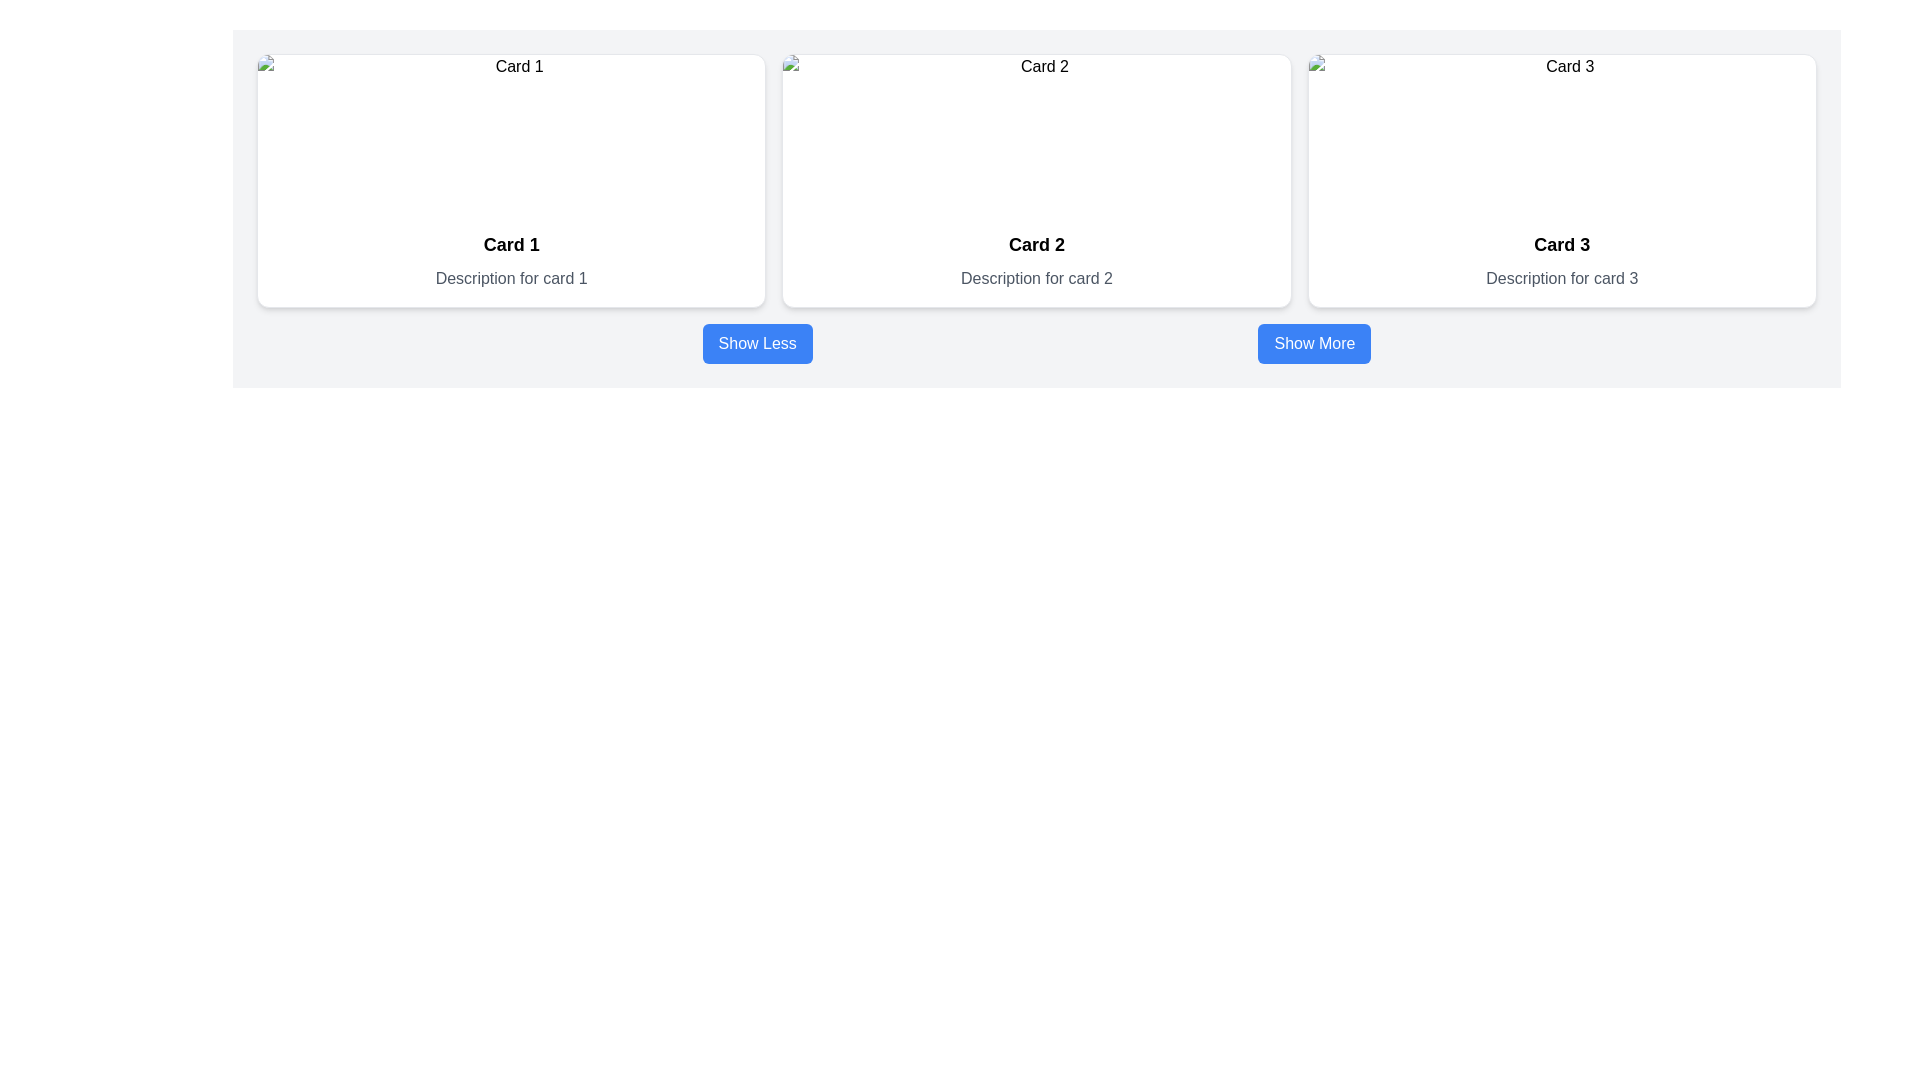  I want to click on the image element serving as a thumbnail for 'Card 2' located at the top of the second card in a horizontally arranged group of three cards, so click(1036, 135).